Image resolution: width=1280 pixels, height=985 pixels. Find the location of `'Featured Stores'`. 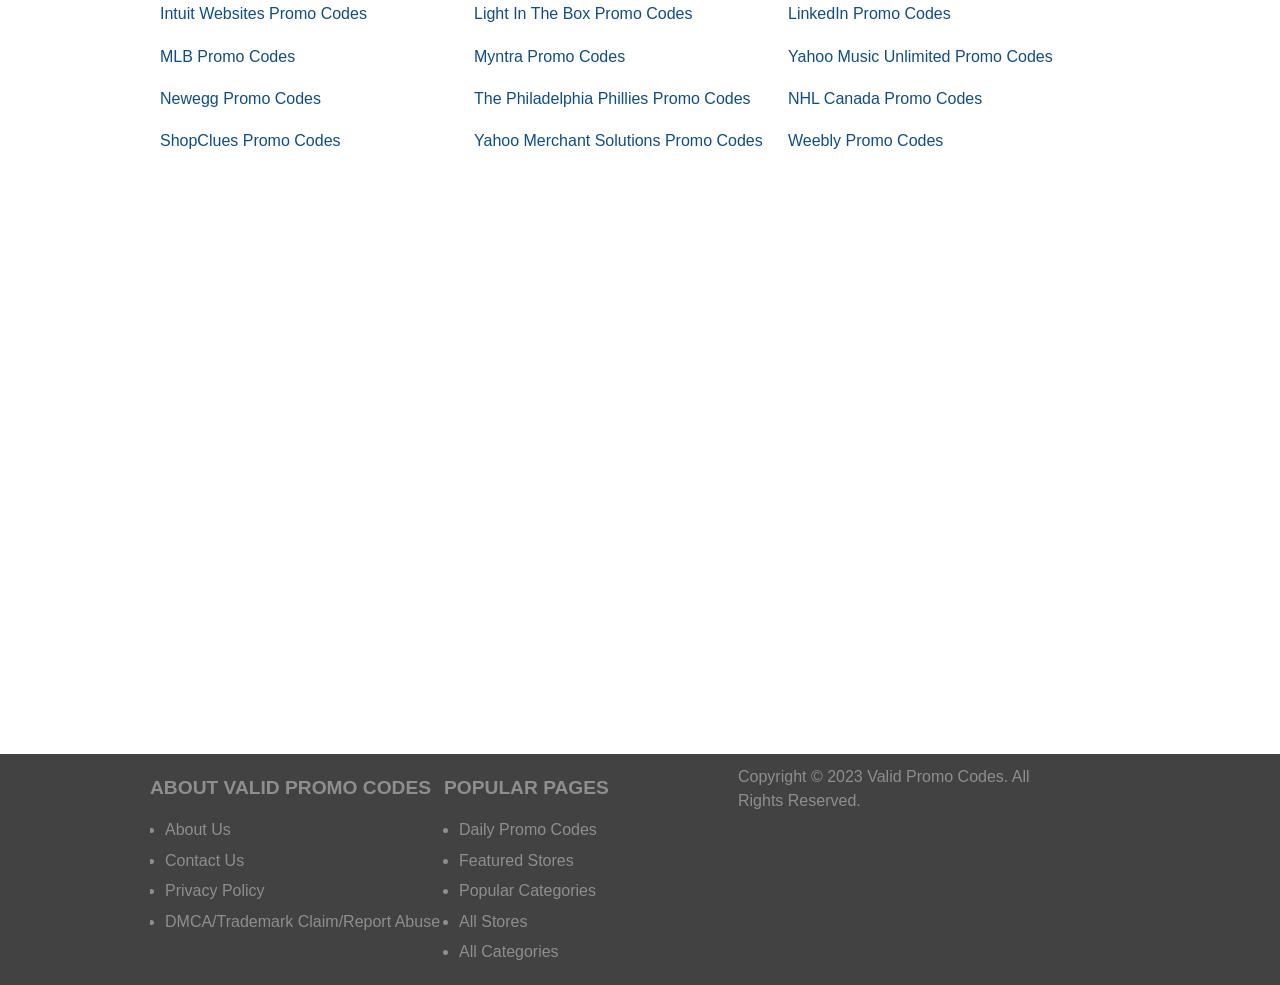

'Featured Stores' is located at coordinates (515, 858).